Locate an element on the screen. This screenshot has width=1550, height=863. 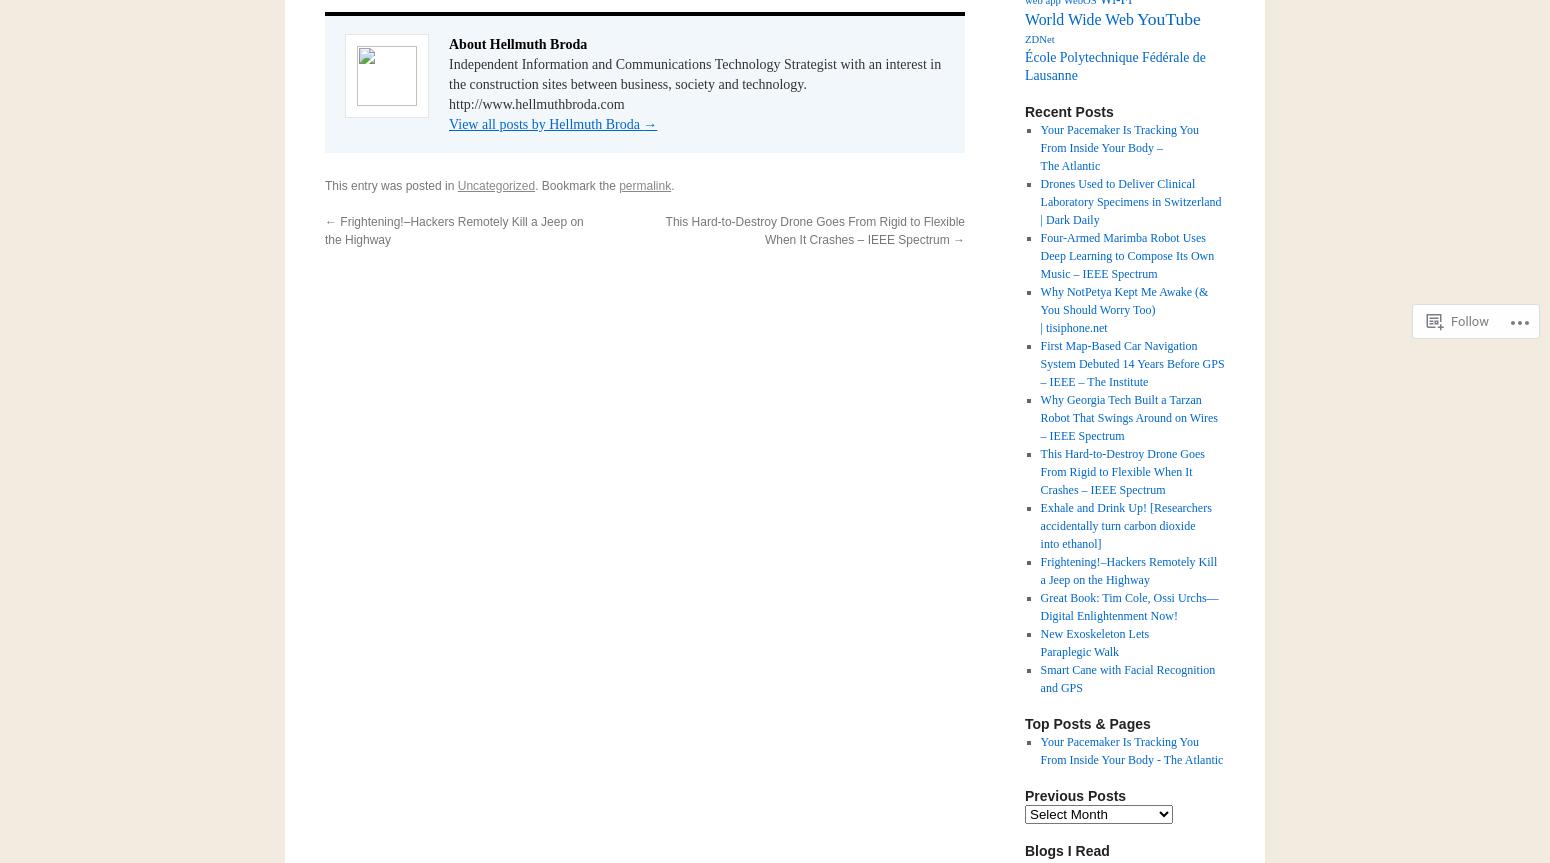
'Great Book: Tim Cole, Ossi Urchs—Digital Enlightenment Now!' is located at coordinates (1128, 606).